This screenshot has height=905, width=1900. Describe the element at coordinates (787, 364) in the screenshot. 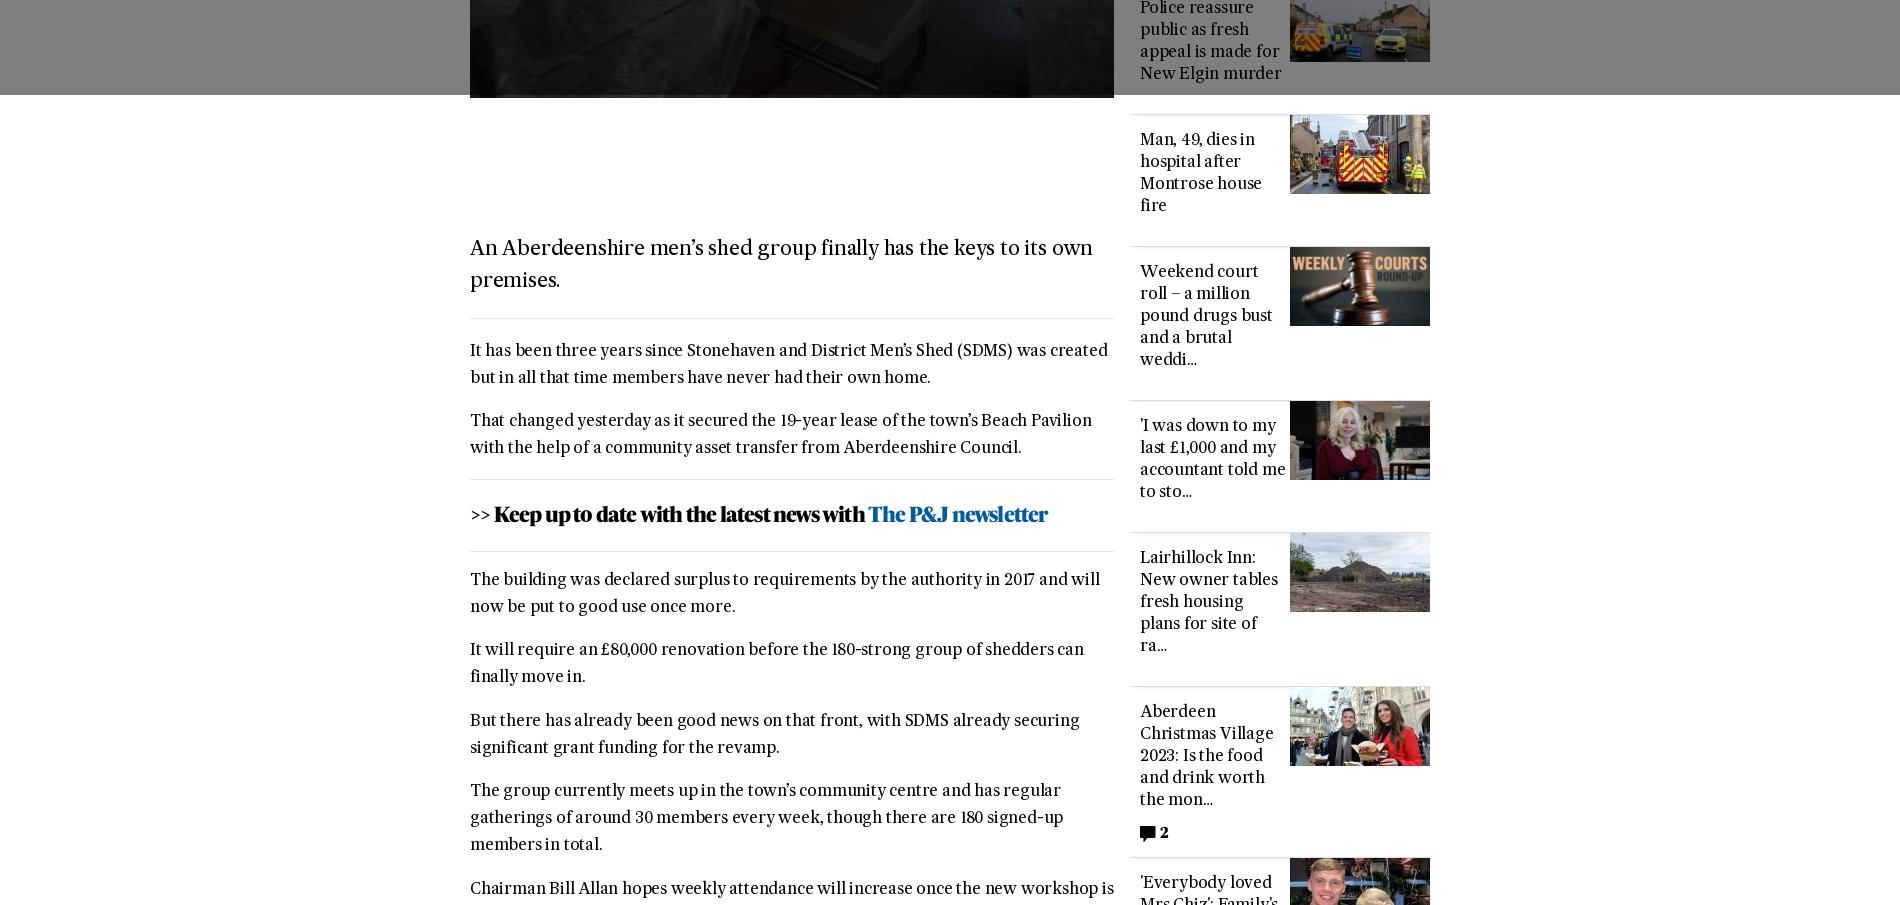

I see `'It has been three years since Stonehaven and District Men’s Shed (SDMS) was created but in all that time members have never had their own home.'` at that location.